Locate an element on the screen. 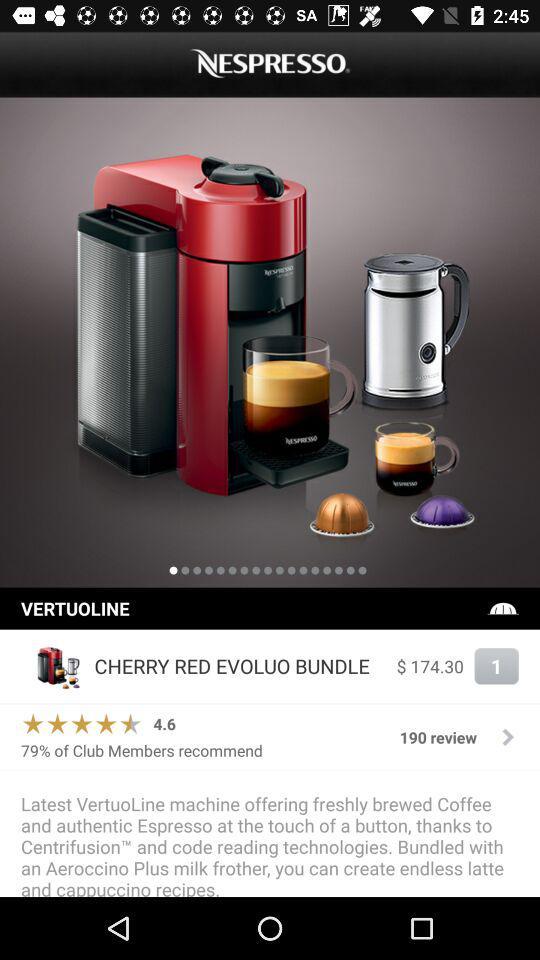  item to the right of $ 174.30 is located at coordinates (495, 666).